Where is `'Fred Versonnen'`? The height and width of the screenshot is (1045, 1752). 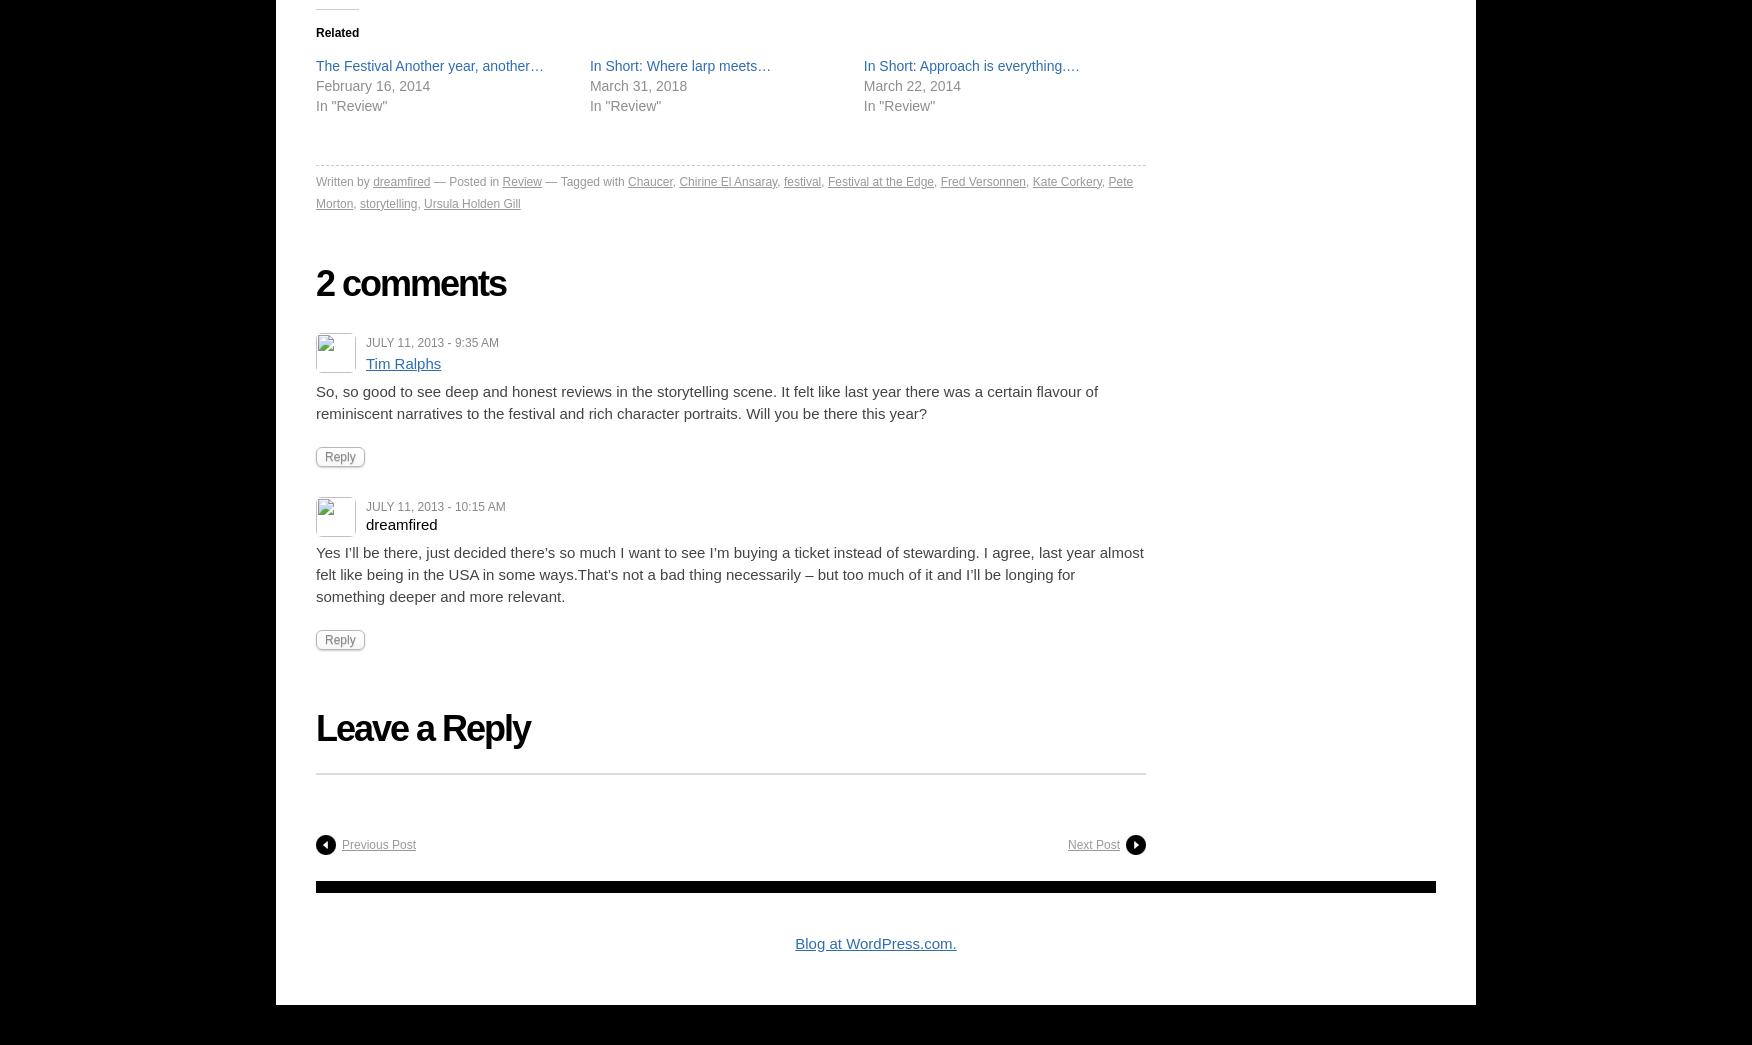 'Fred Versonnen' is located at coordinates (982, 180).